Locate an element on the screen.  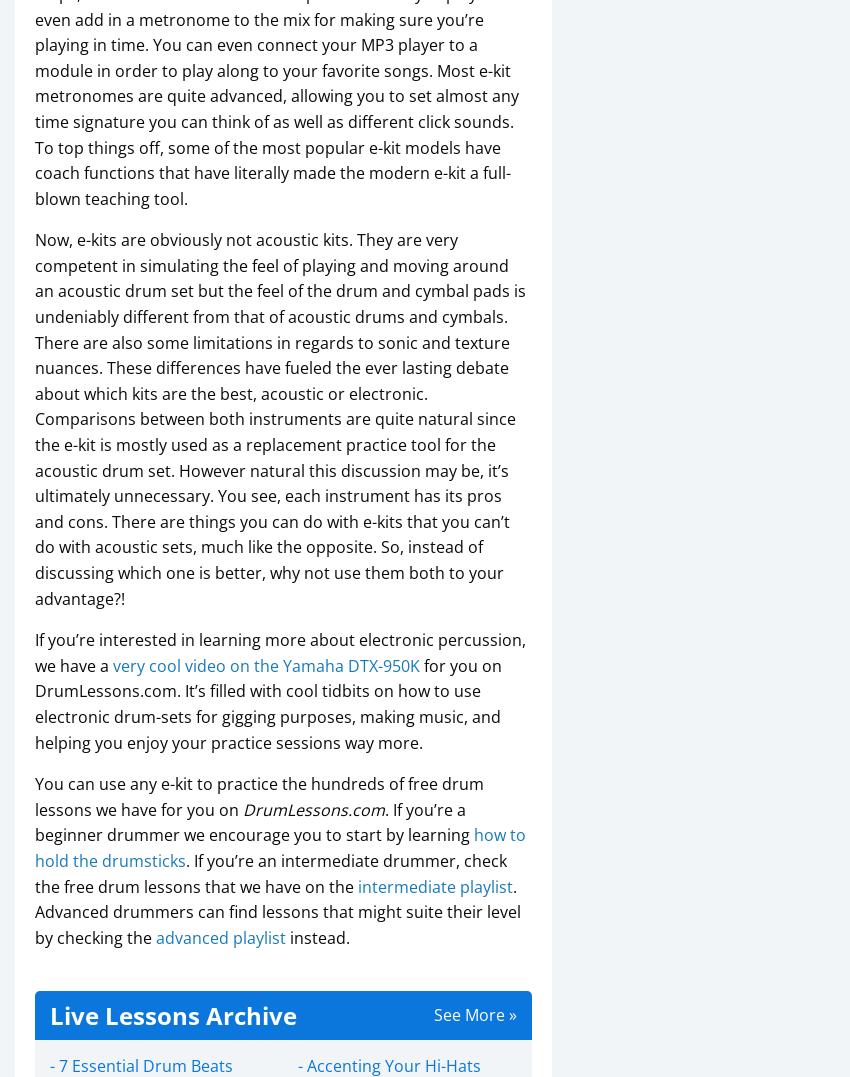
'See More »' is located at coordinates (474, 1013).